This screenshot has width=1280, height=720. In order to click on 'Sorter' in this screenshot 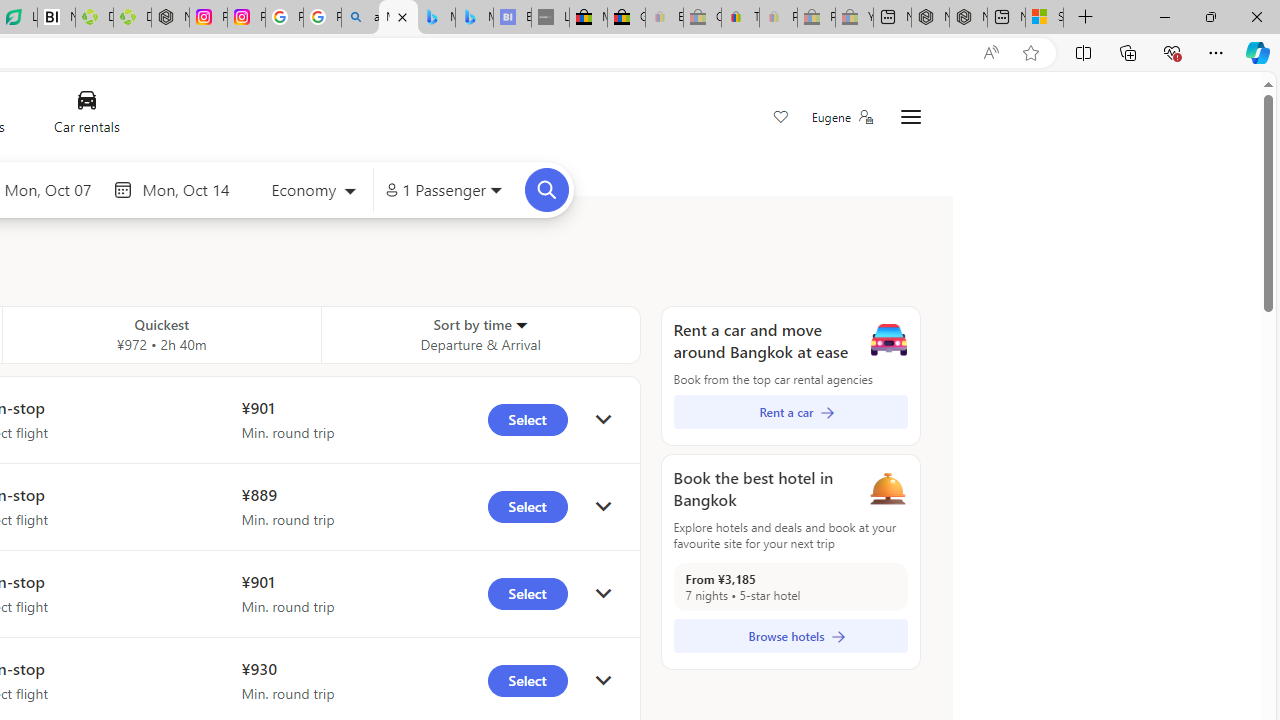, I will do `click(520, 323)`.